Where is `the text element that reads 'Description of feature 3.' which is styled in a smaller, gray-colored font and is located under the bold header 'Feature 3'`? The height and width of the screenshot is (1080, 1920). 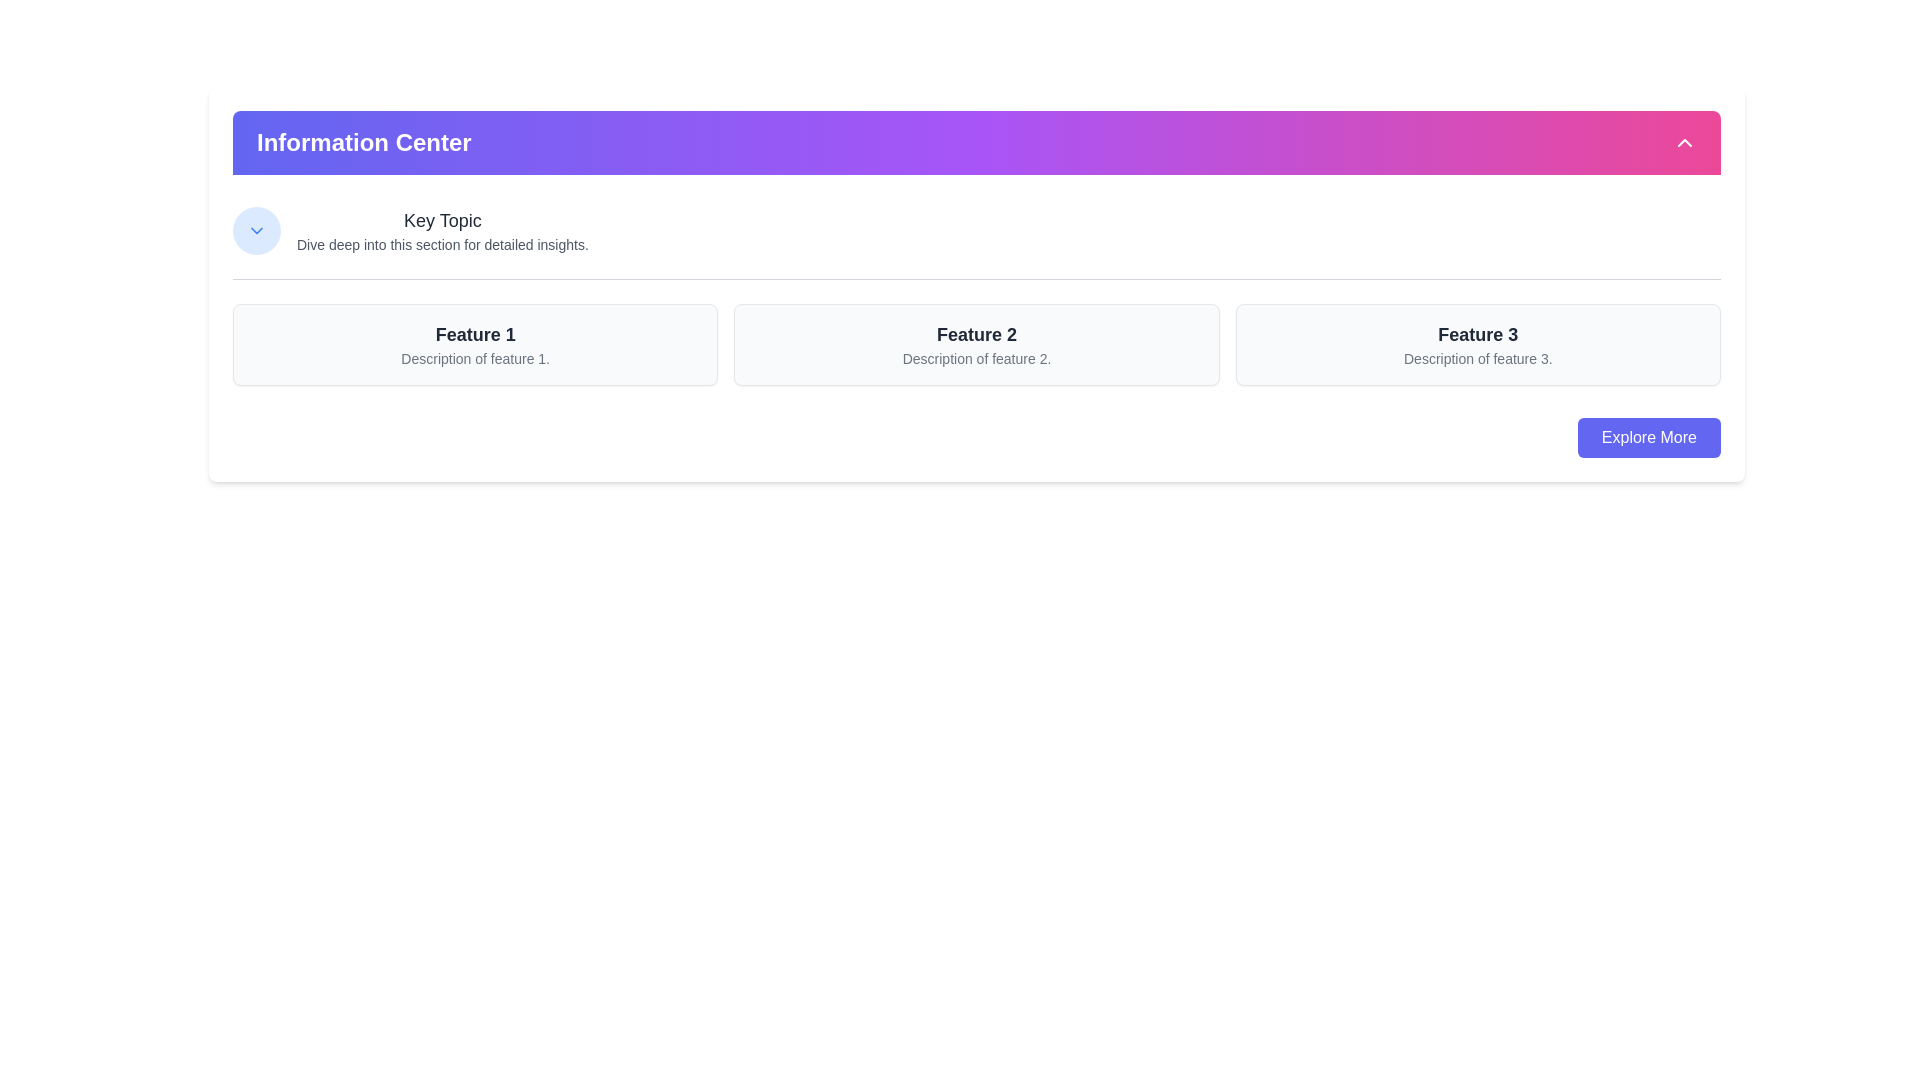
the text element that reads 'Description of feature 3.' which is styled in a smaller, gray-colored font and is located under the bold header 'Feature 3' is located at coordinates (1478, 357).